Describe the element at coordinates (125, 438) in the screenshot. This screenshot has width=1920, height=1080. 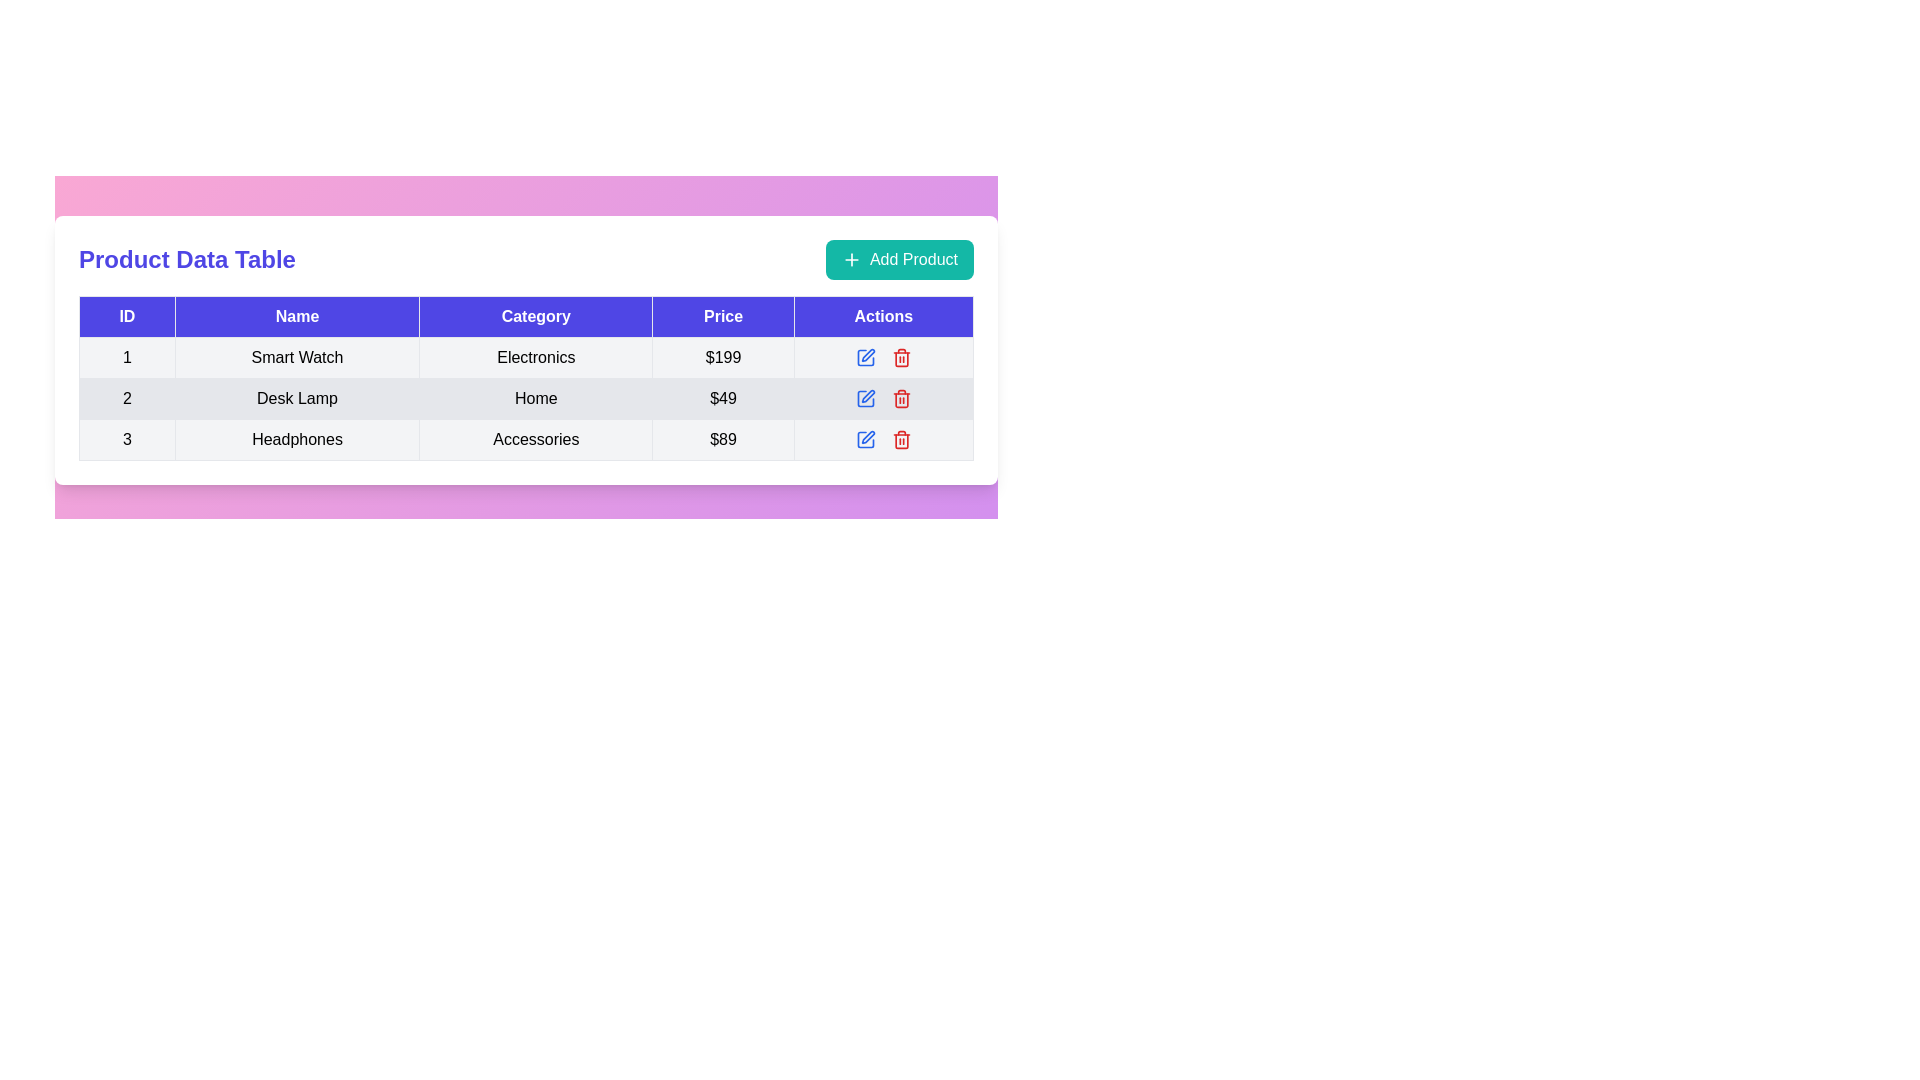
I see `the table cell that serves as the row identifier for the entry 'Headphones', which is the first cell in the 'ID' column of the table` at that location.